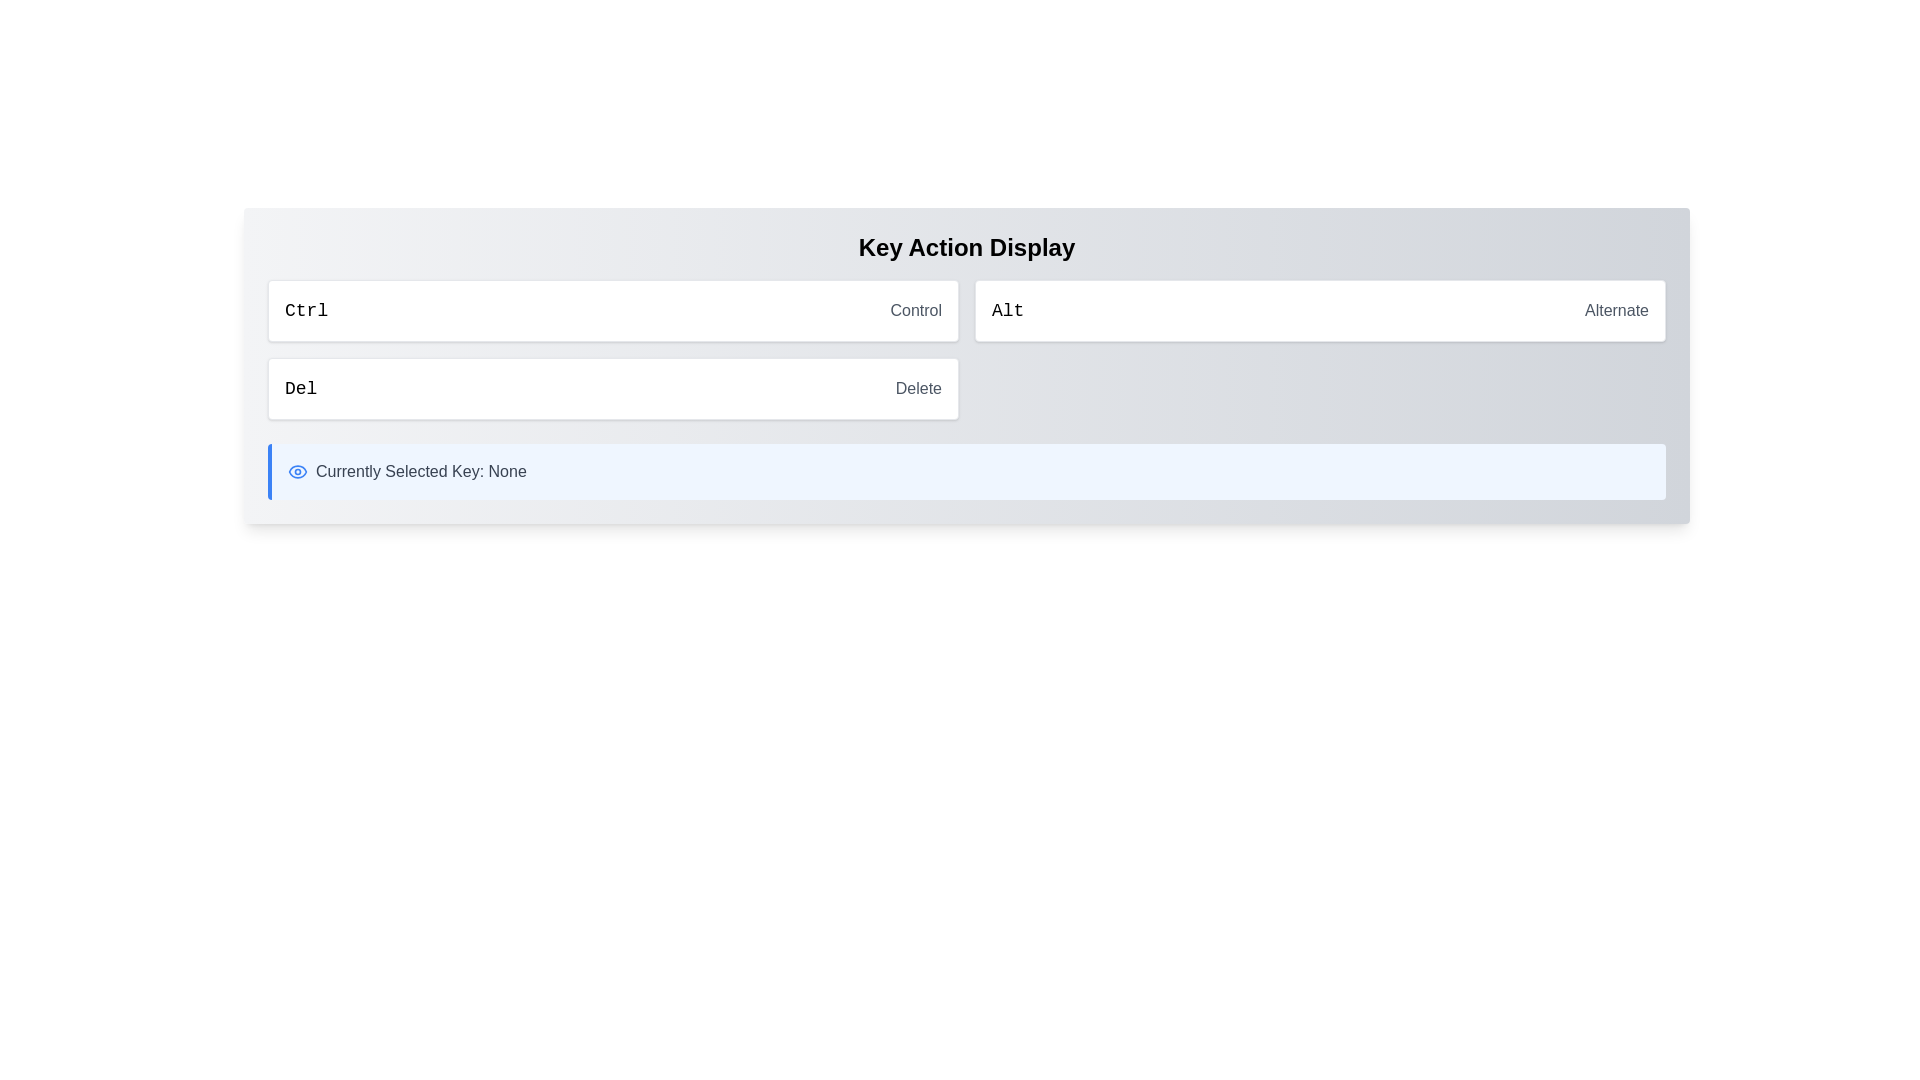 The image size is (1920, 1080). I want to click on the Text label that serves as a key identifier, positioned to the left of the 'Alternate' text, aligning horizontally near the center of the page, so click(1008, 311).